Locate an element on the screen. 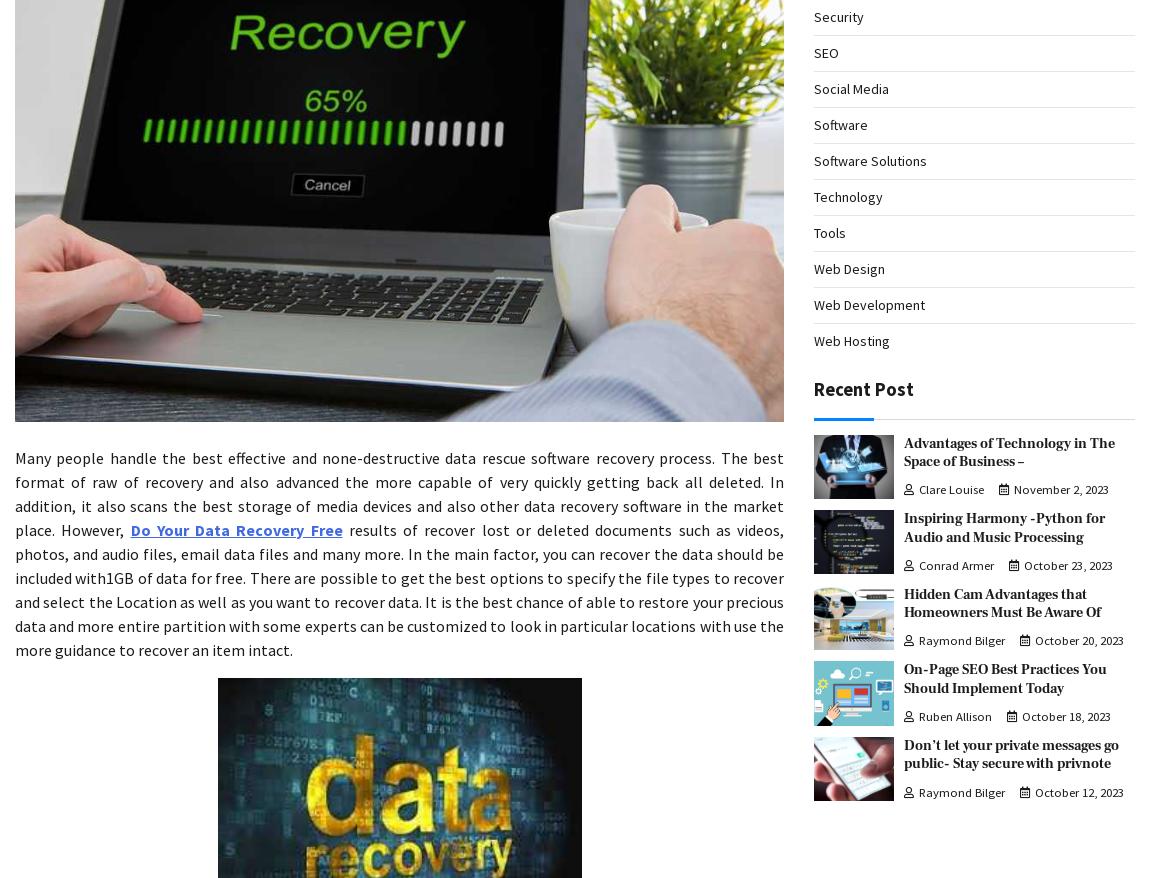  'October 23, 2023' is located at coordinates (1068, 563).